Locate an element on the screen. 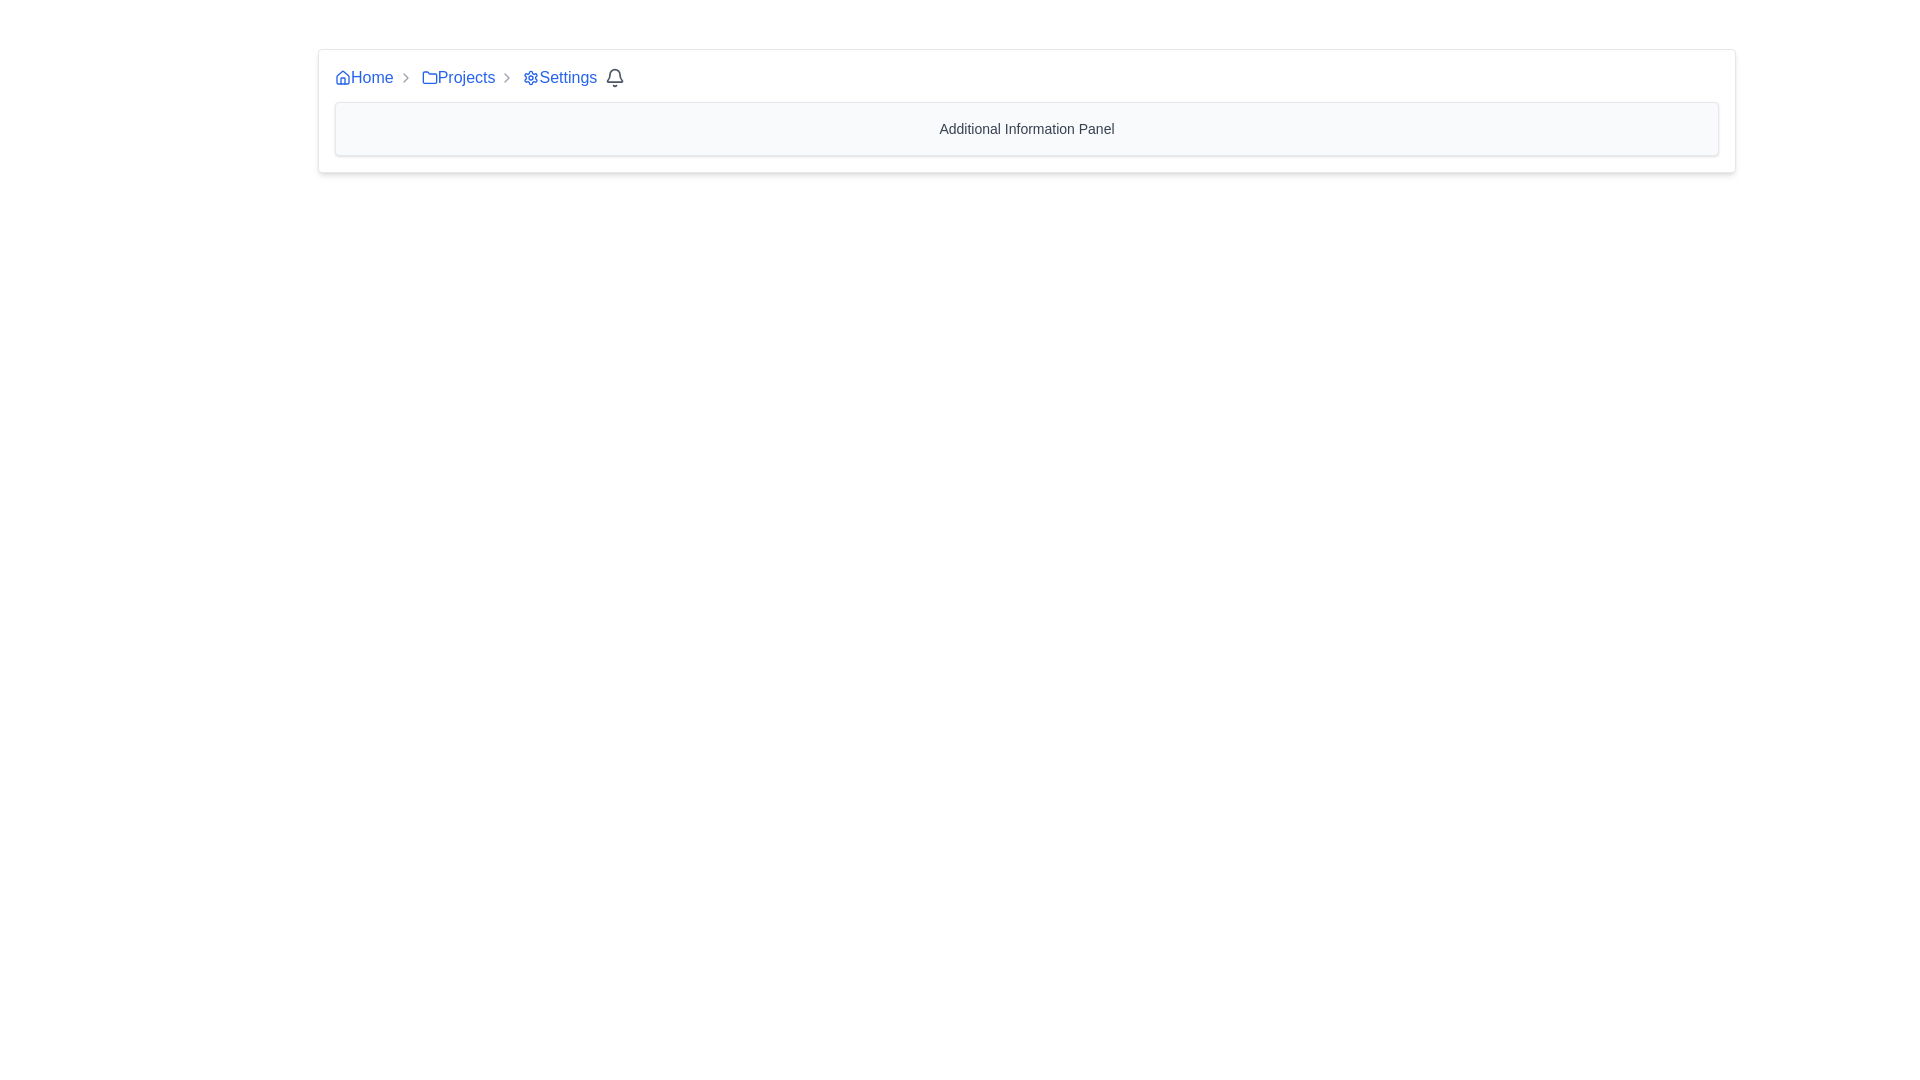  the 'Projects' text link in the breadcrumb navigation bar is located at coordinates (465, 76).